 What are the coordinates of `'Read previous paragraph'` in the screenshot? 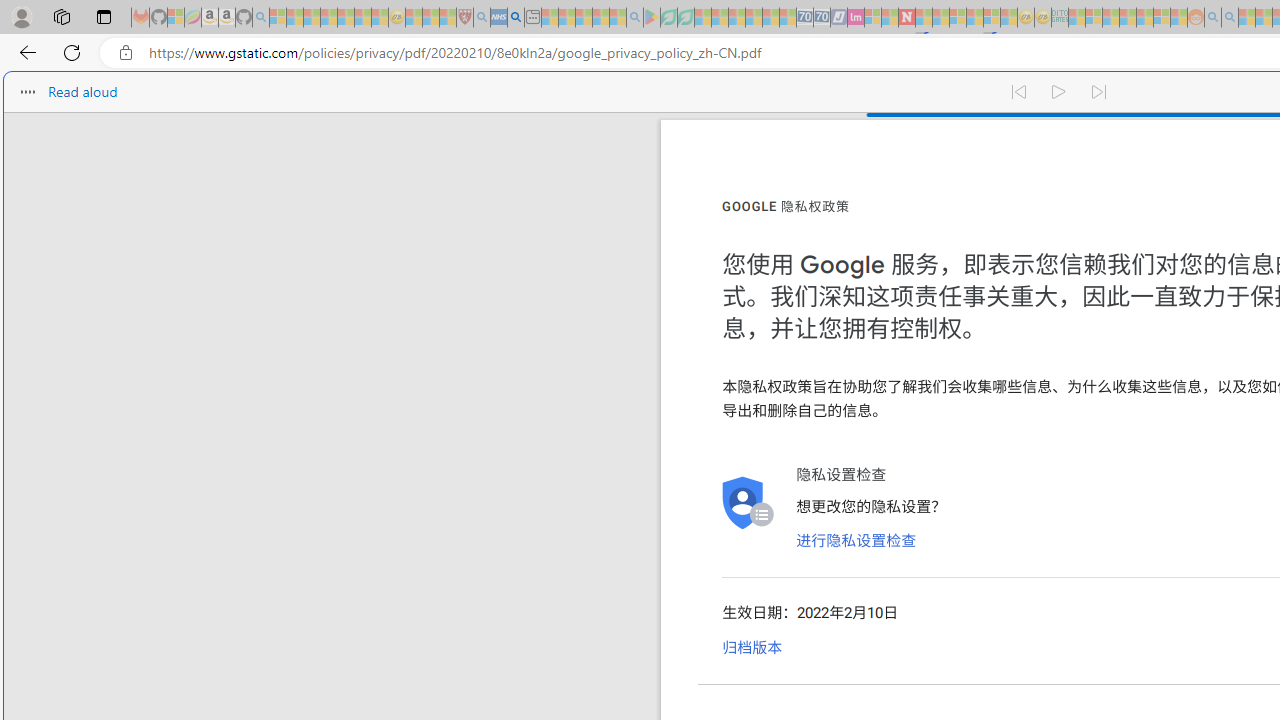 It's located at (1018, 92).